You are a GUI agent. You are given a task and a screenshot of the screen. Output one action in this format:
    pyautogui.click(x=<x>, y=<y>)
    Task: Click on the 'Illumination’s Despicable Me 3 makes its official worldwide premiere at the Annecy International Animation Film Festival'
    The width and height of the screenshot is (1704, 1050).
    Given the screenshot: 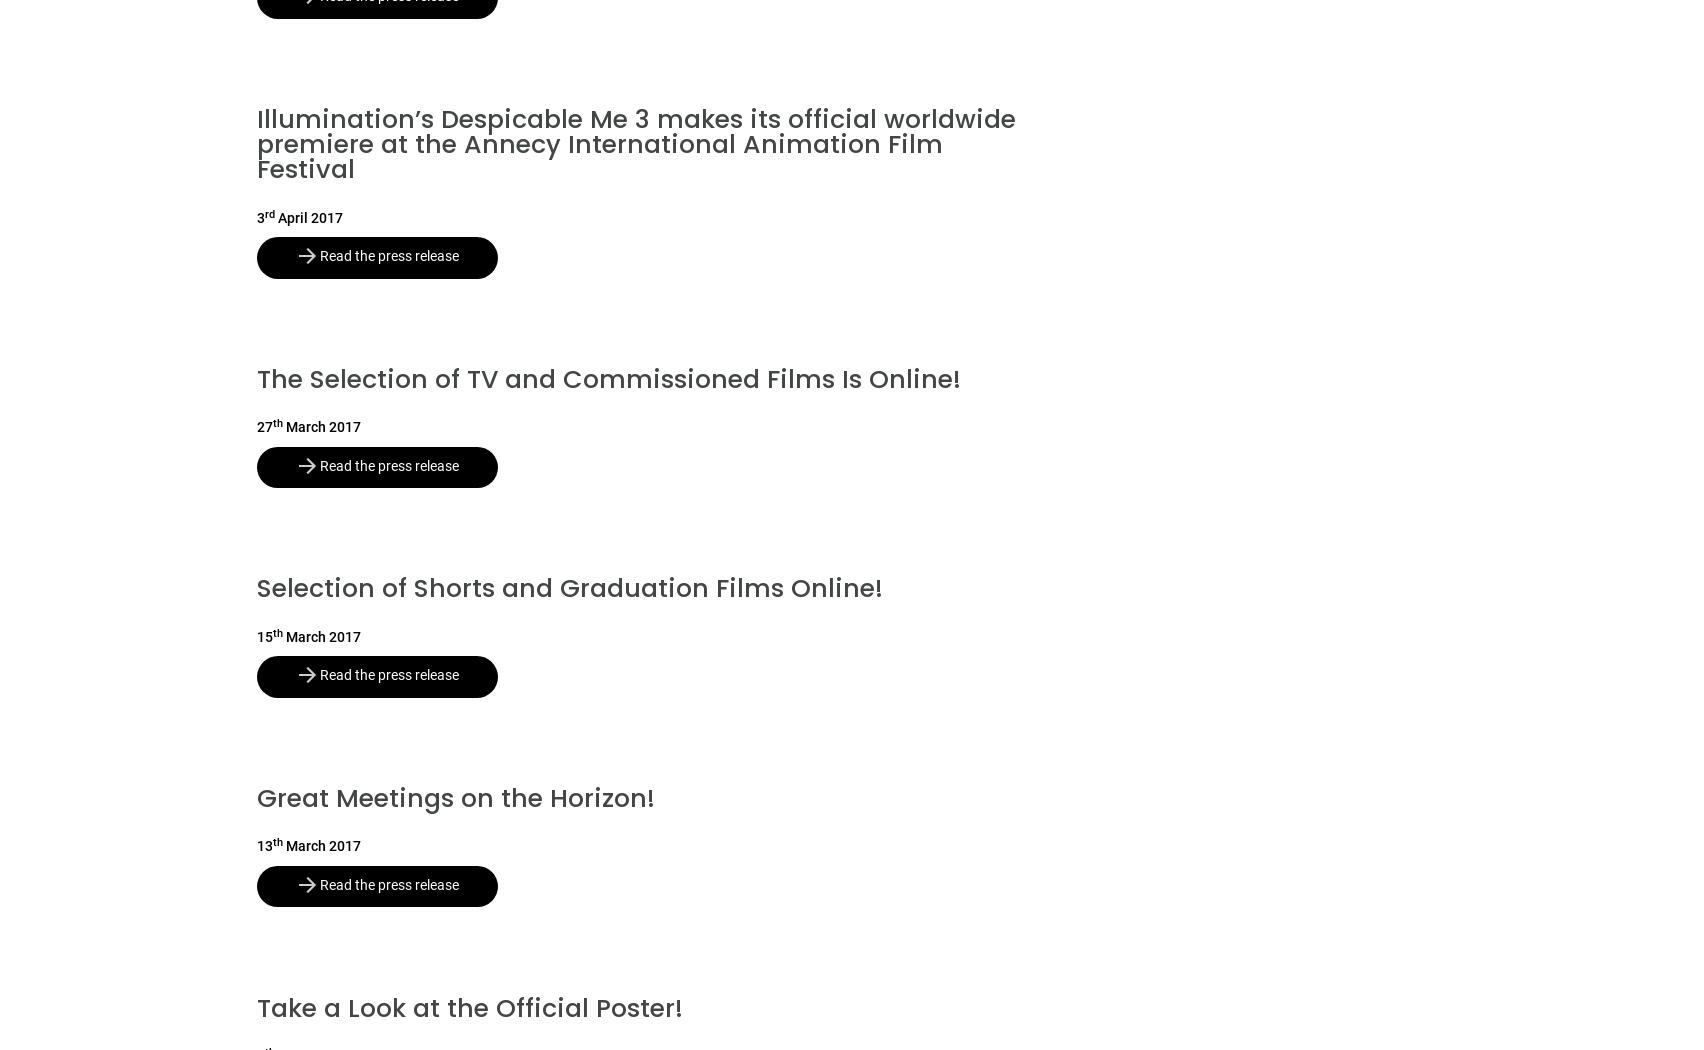 What is the action you would take?
    pyautogui.click(x=636, y=143)
    